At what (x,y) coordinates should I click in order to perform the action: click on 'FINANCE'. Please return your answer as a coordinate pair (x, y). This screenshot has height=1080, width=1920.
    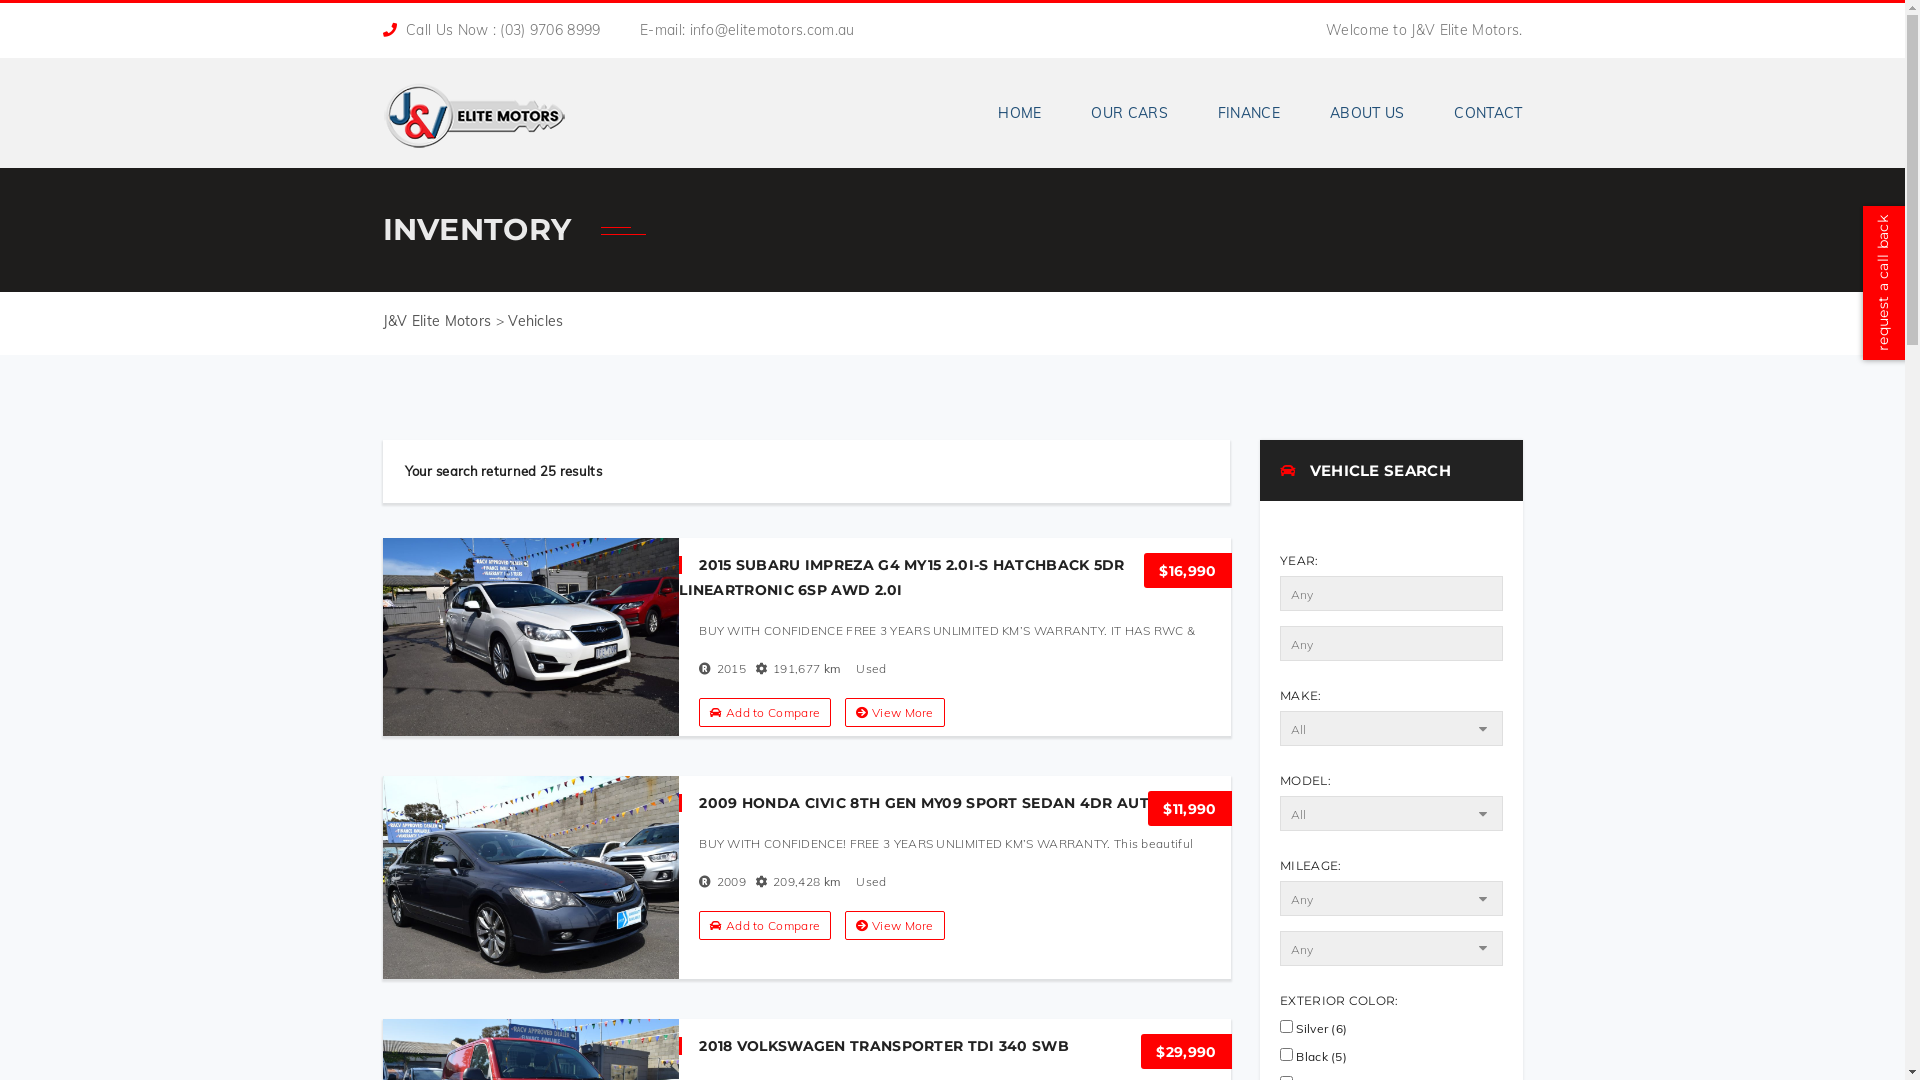
    Looking at the image, I should click on (1193, 112).